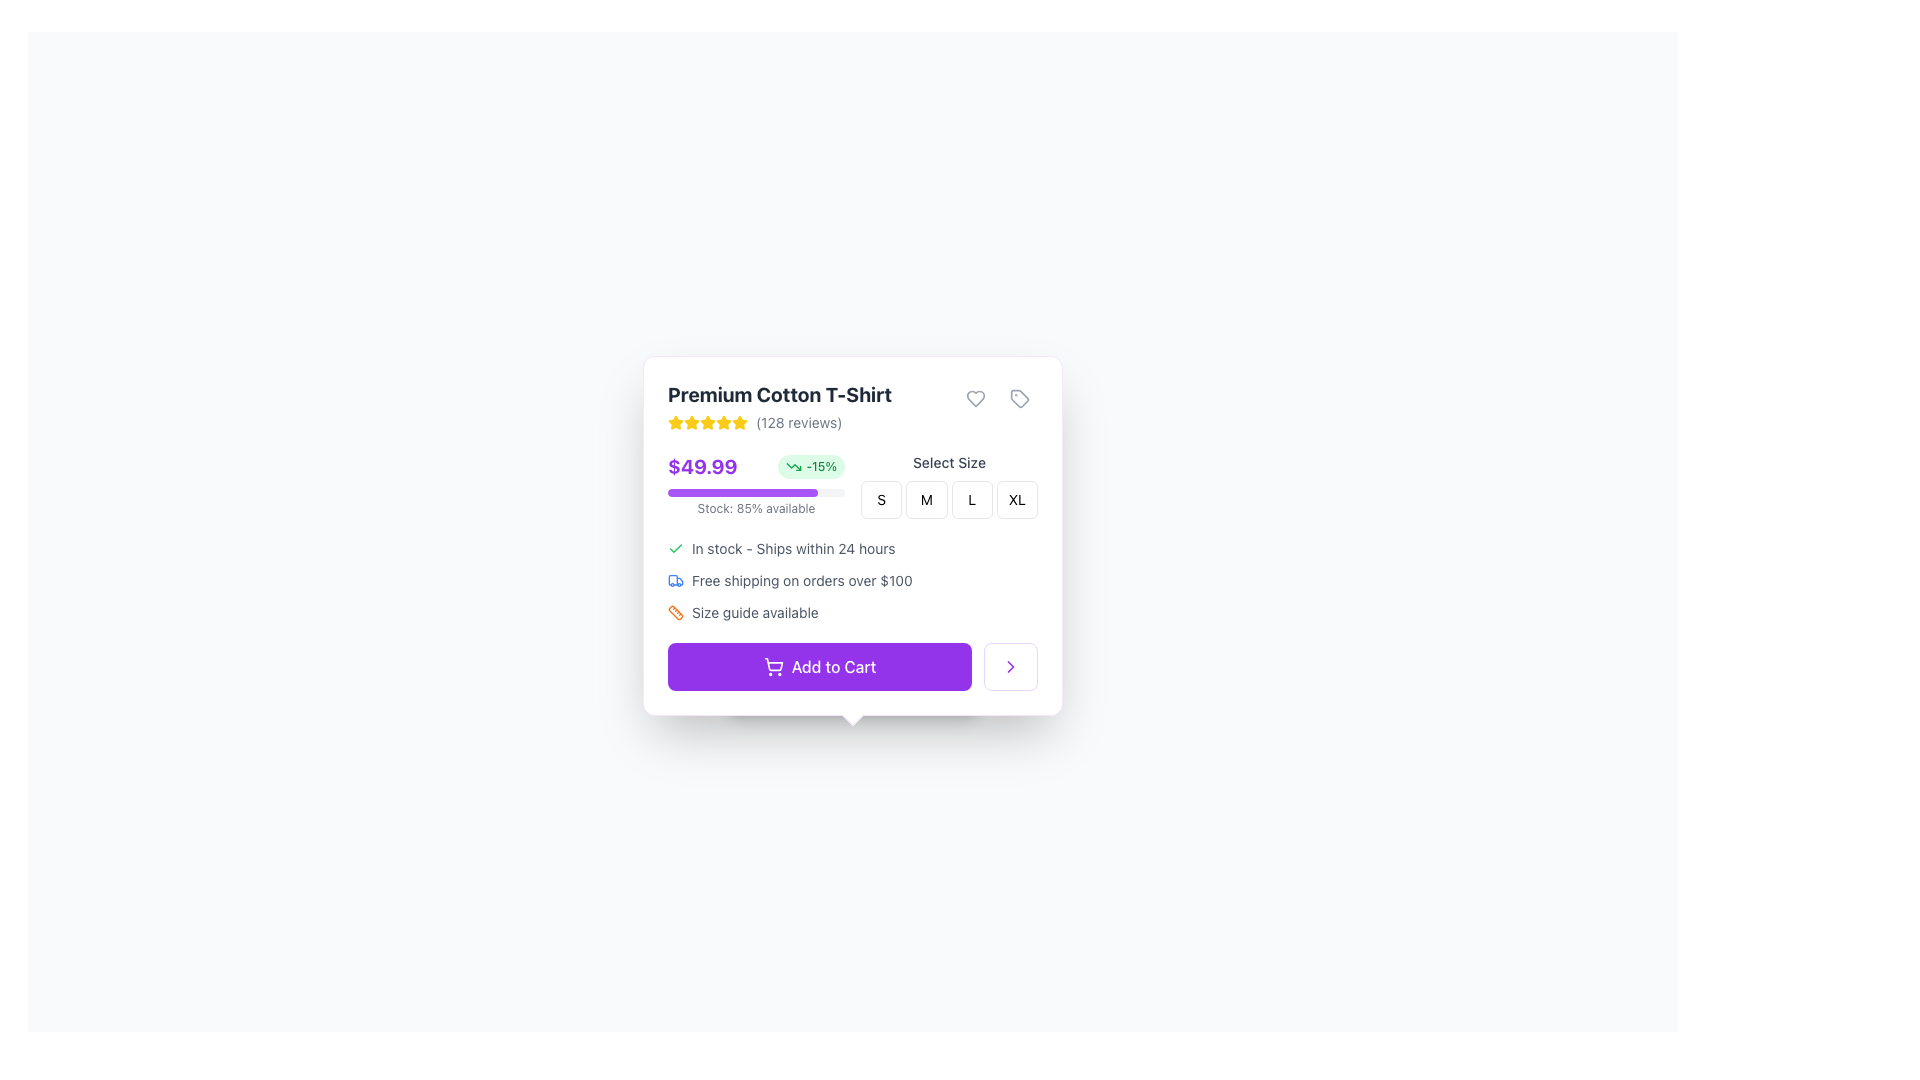 The image size is (1920, 1080). Describe the element at coordinates (880, 499) in the screenshot. I see `the 'S' size button, which is a square button with rounded corners, a white background, and a black border containing a bold 'S' character, using keyboard navigation` at that location.